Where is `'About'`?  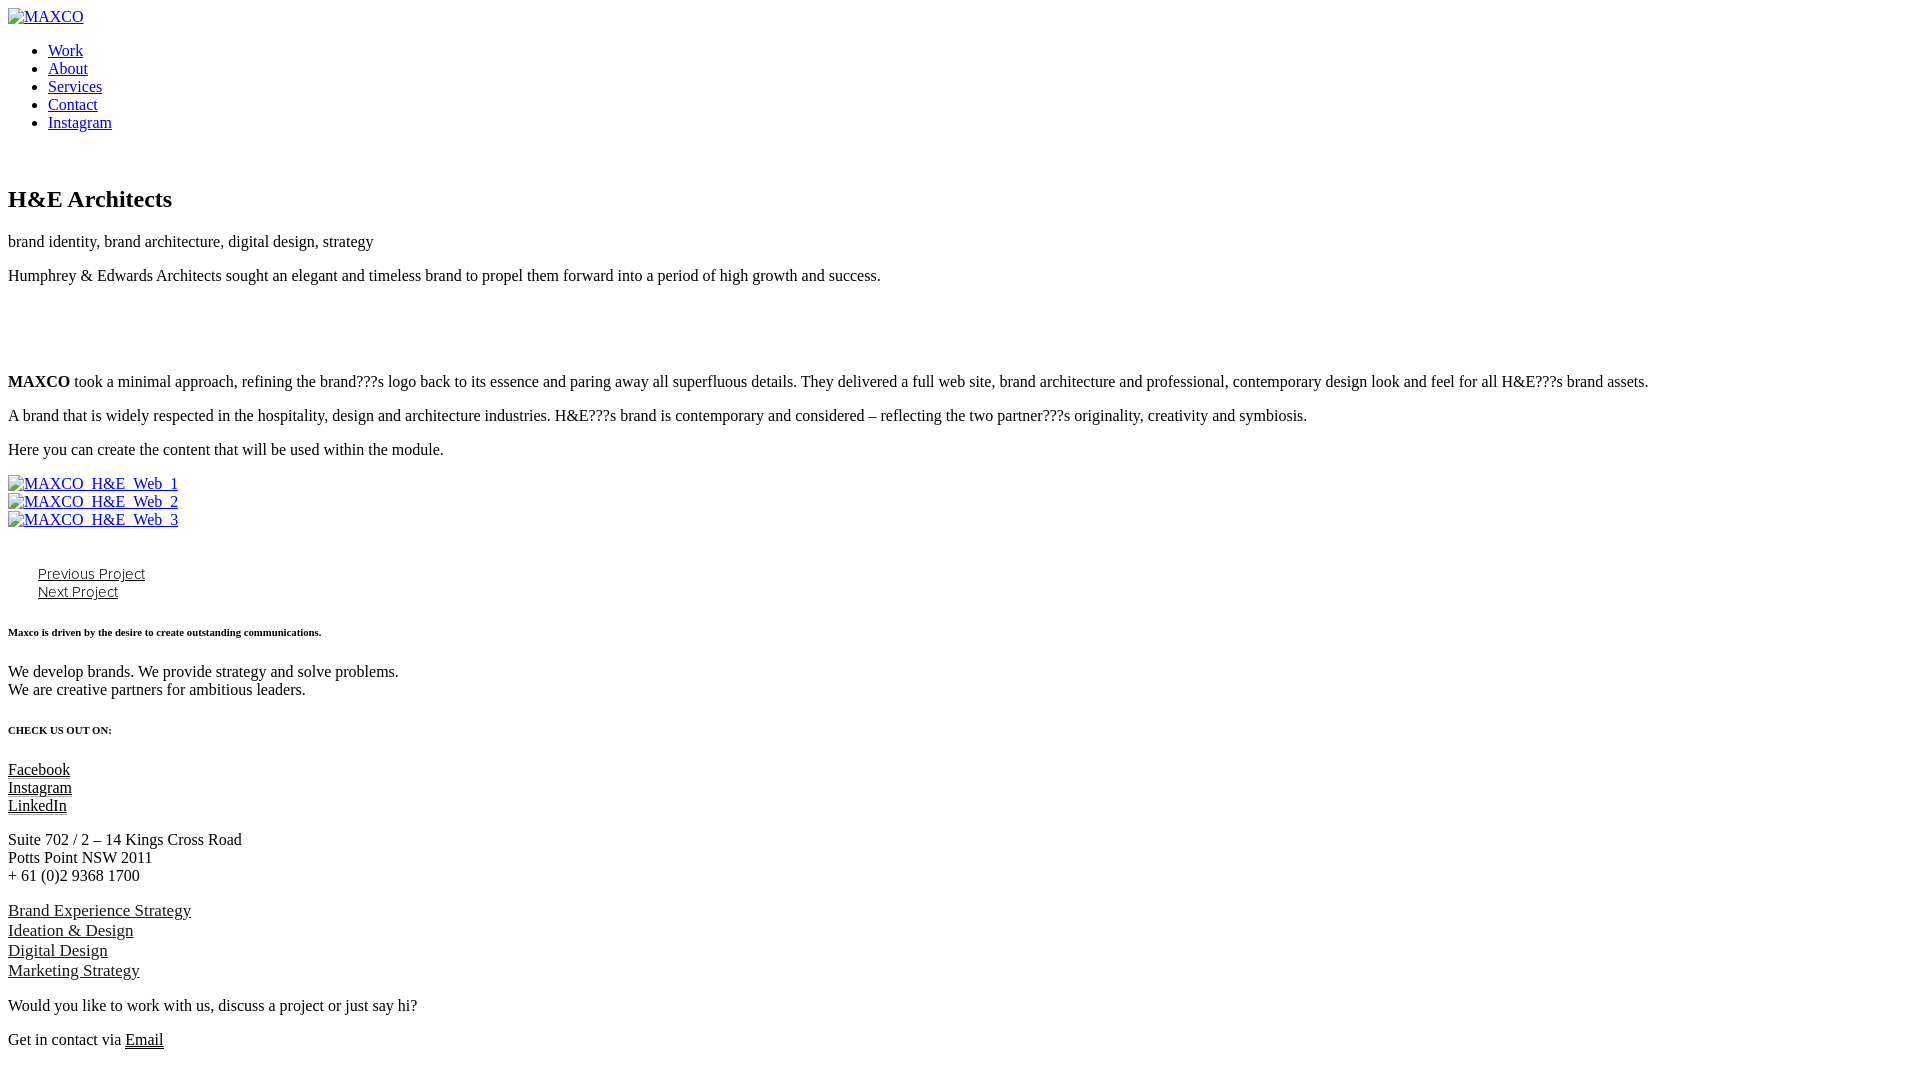 'About' is located at coordinates (67, 67).